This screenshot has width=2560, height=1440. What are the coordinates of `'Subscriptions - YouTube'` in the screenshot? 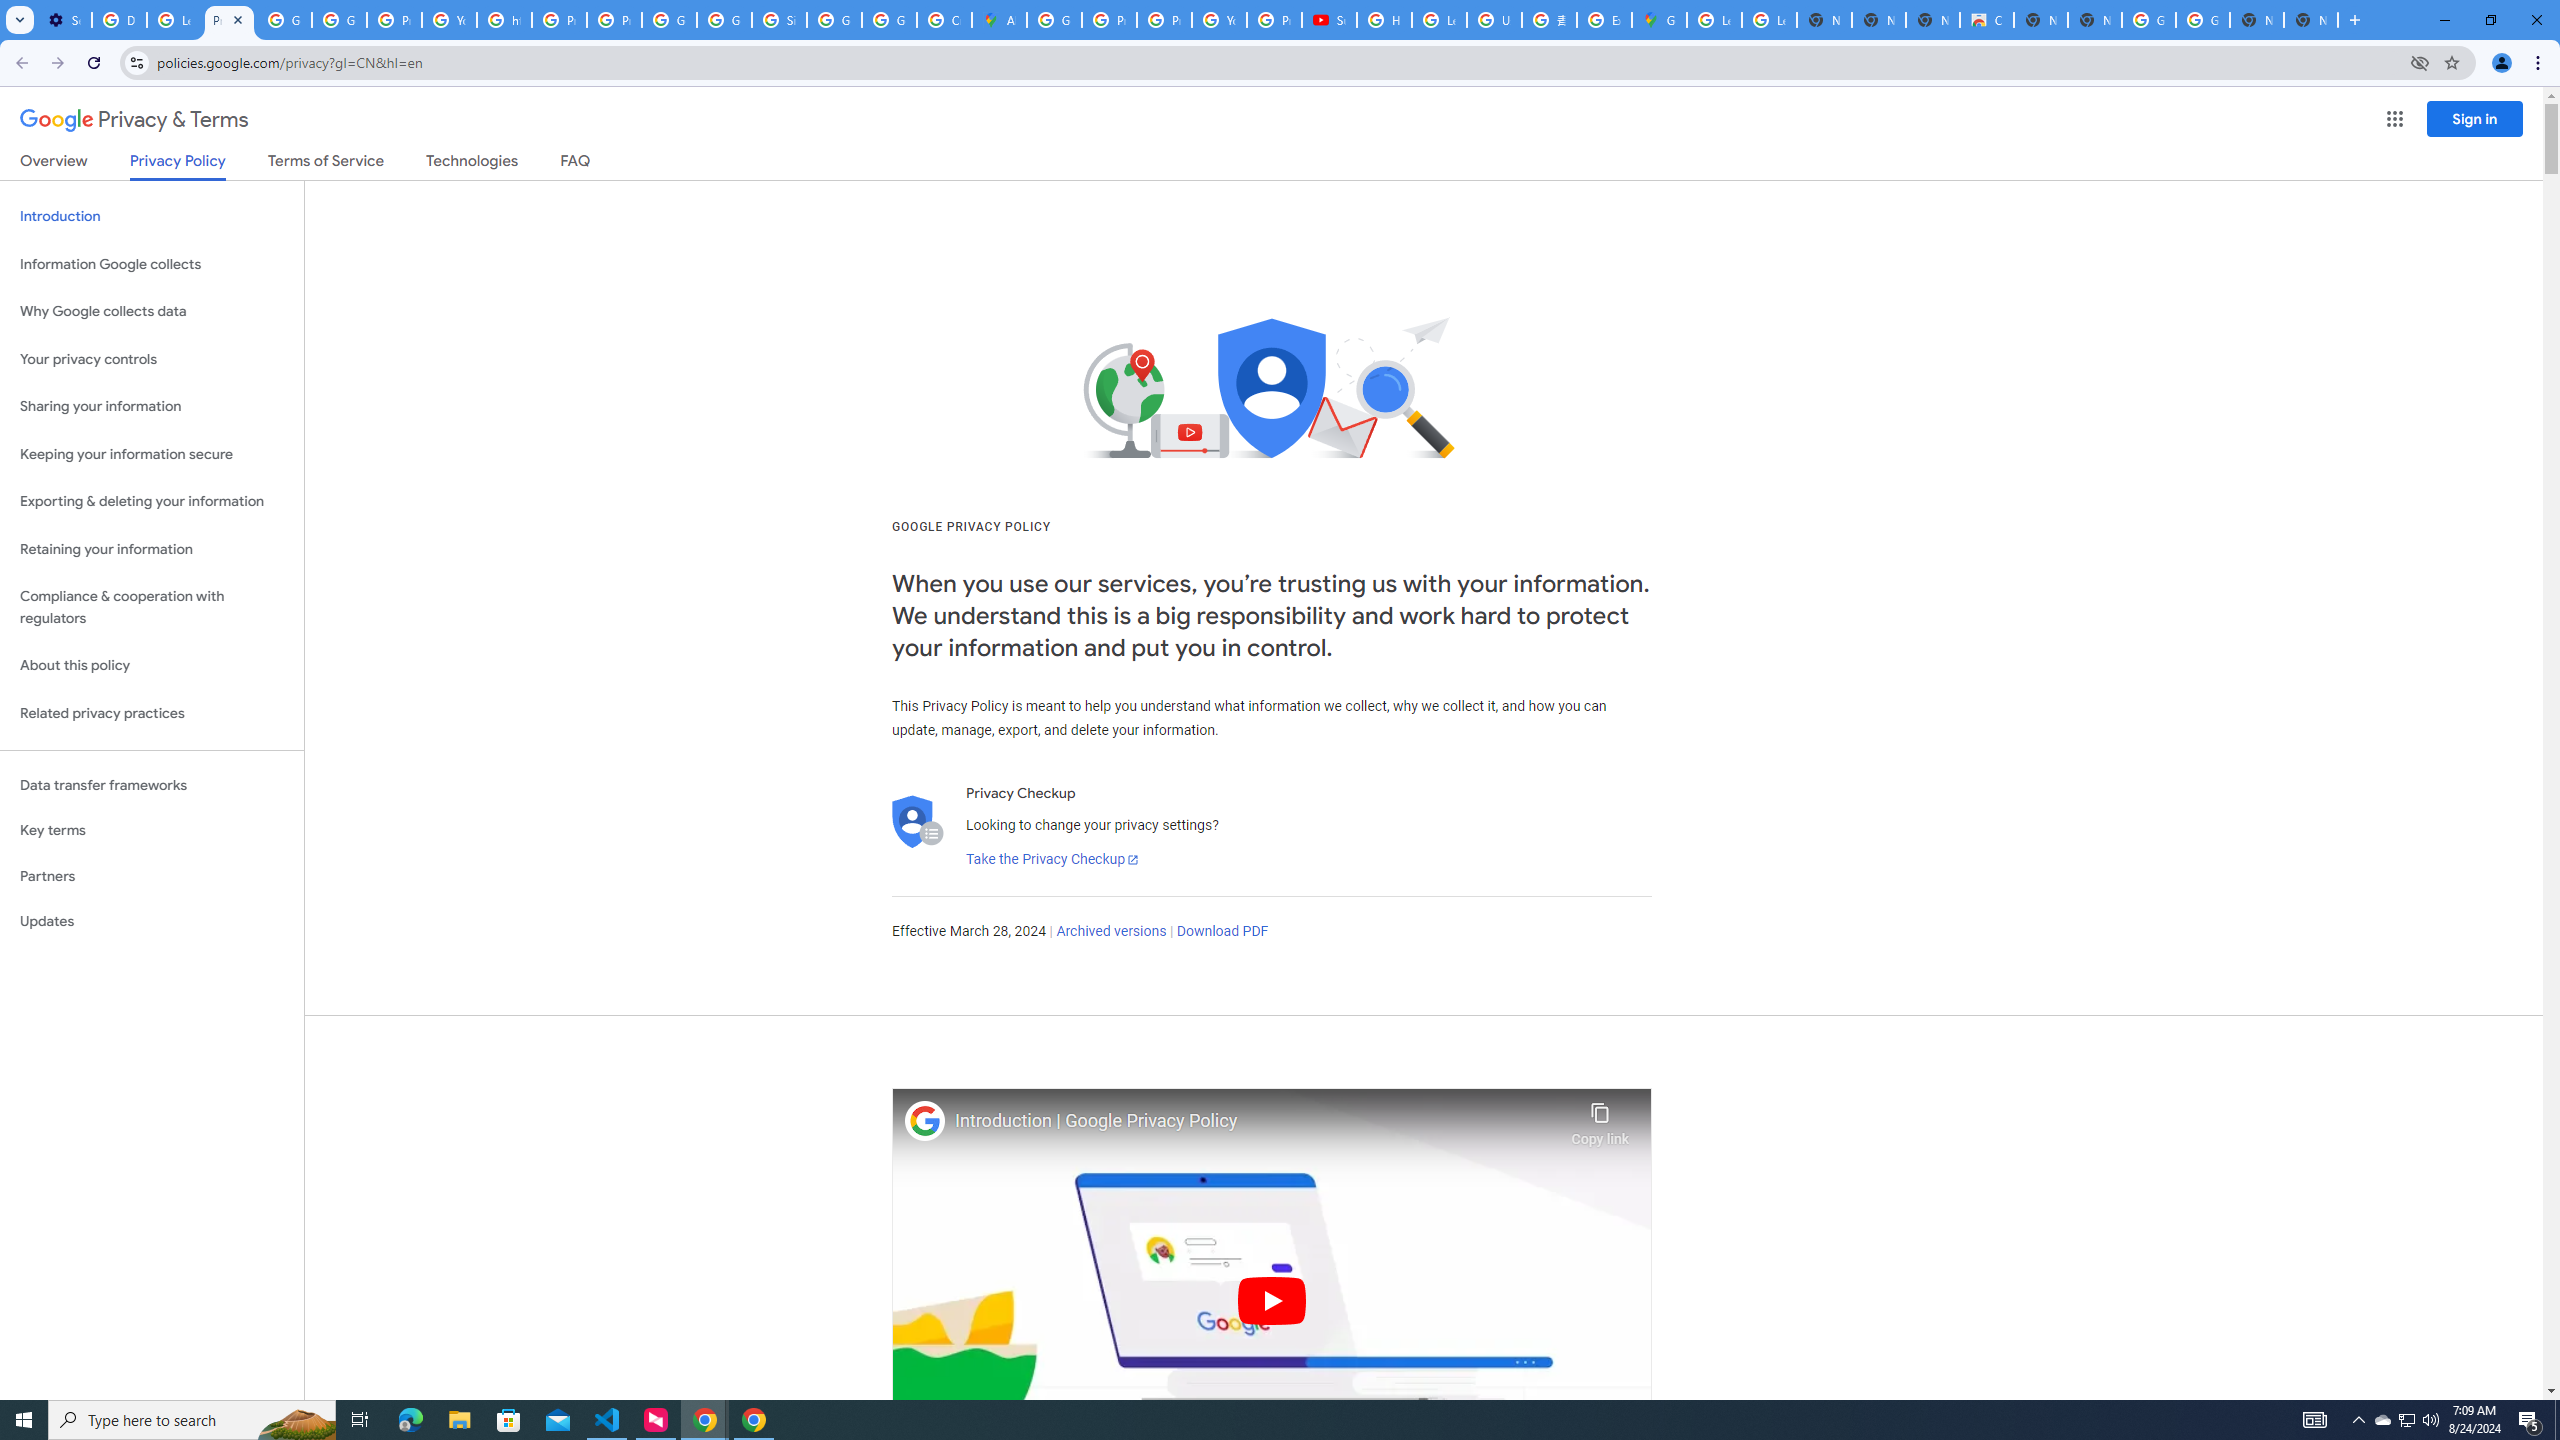 It's located at (1328, 19).